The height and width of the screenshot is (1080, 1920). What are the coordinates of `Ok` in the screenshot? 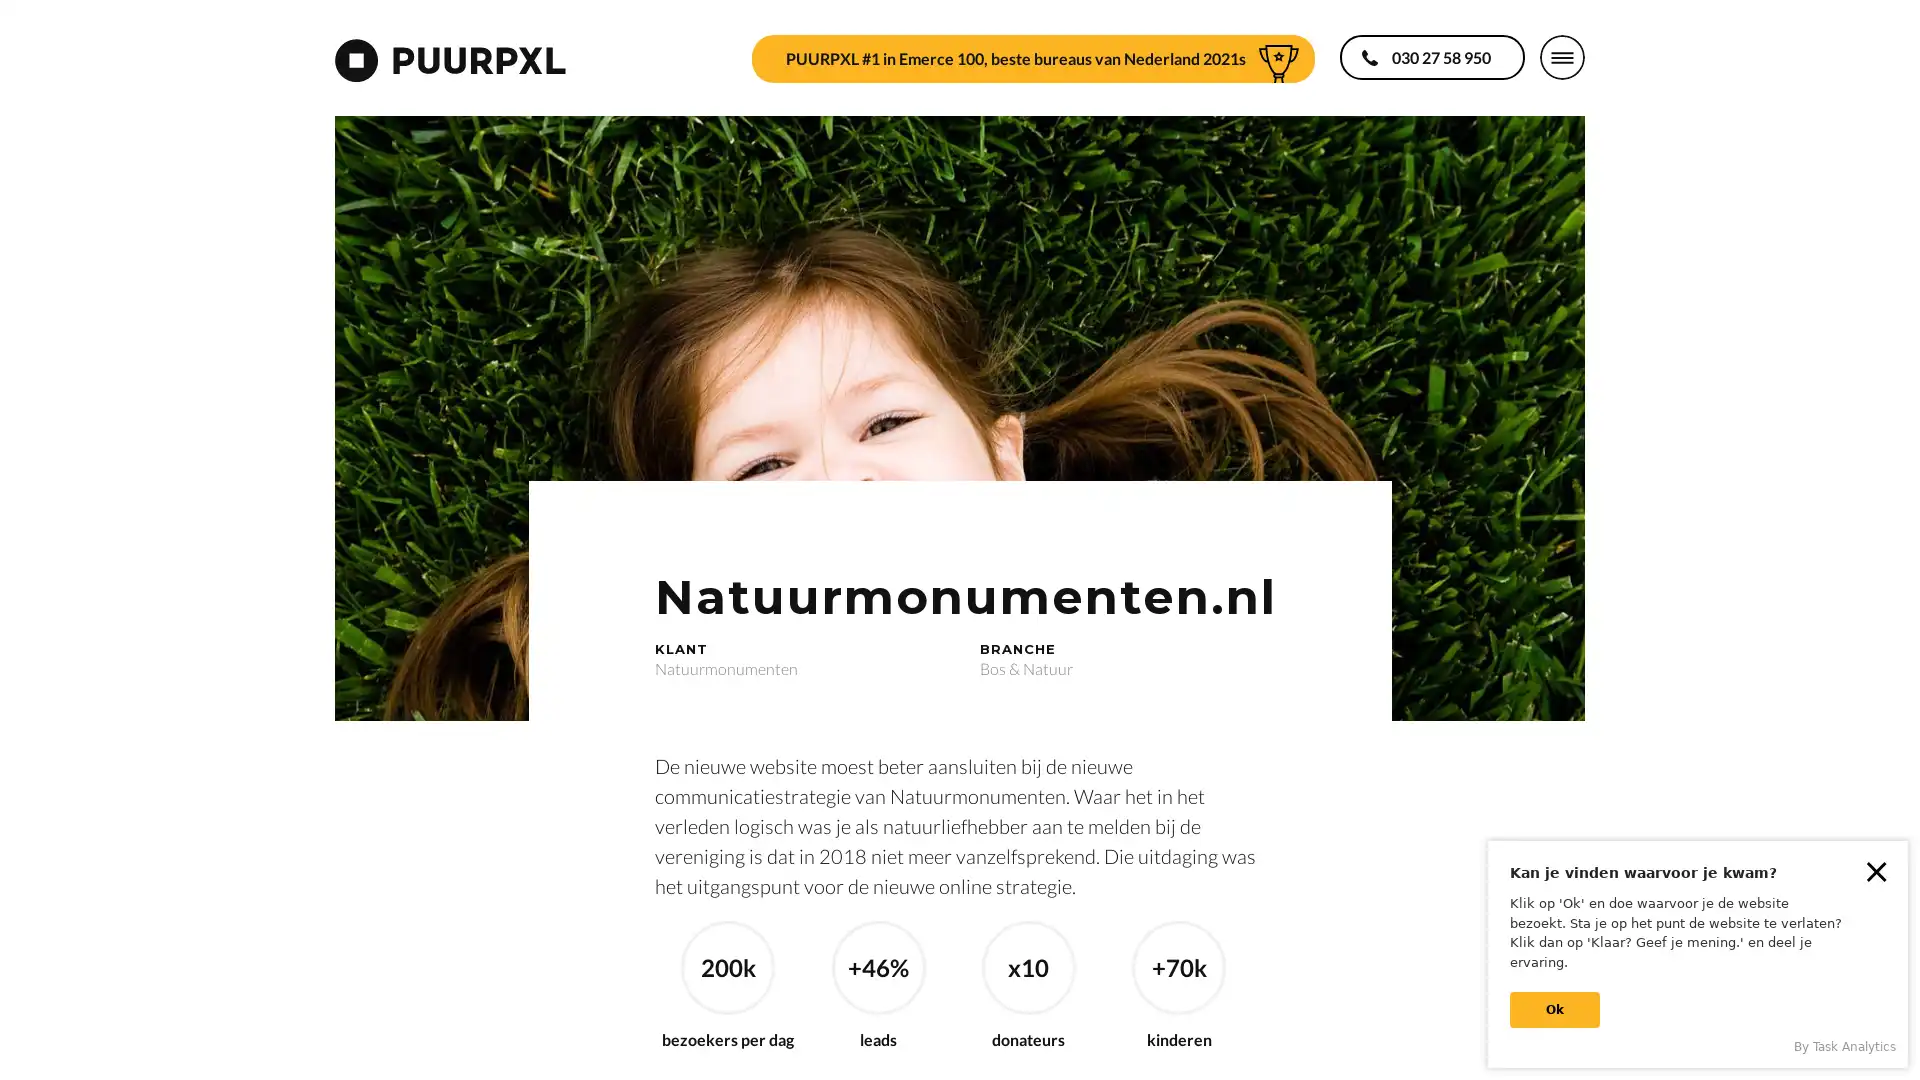 It's located at (1554, 1010).